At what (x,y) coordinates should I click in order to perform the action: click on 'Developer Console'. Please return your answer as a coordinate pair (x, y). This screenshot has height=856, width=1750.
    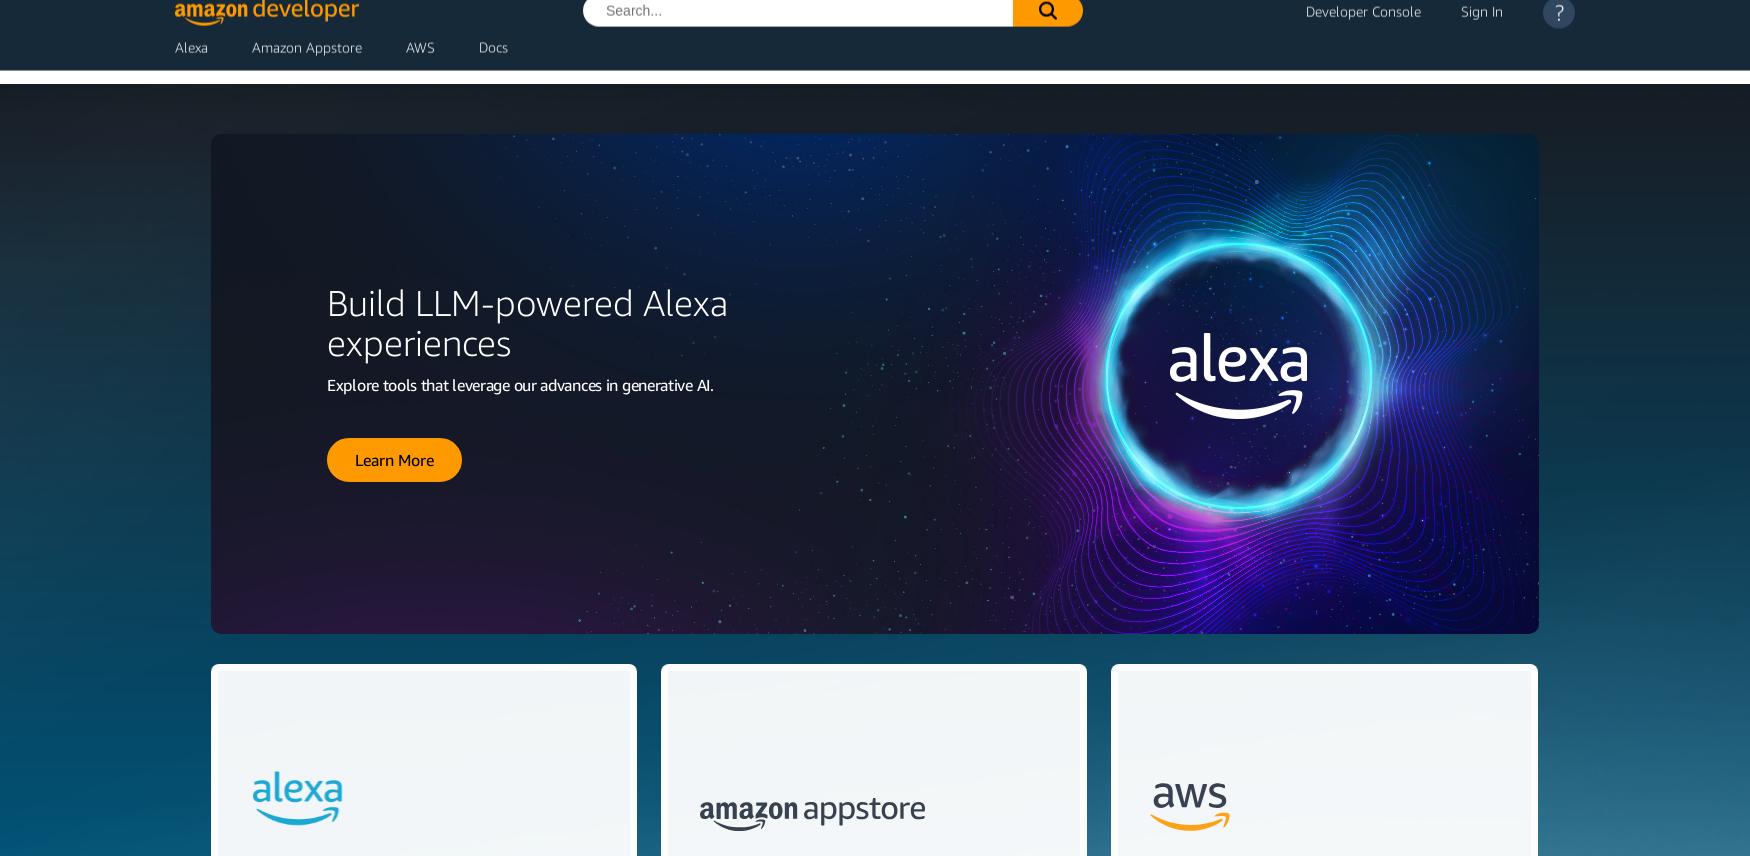
    Looking at the image, I should click on (1363, 24).